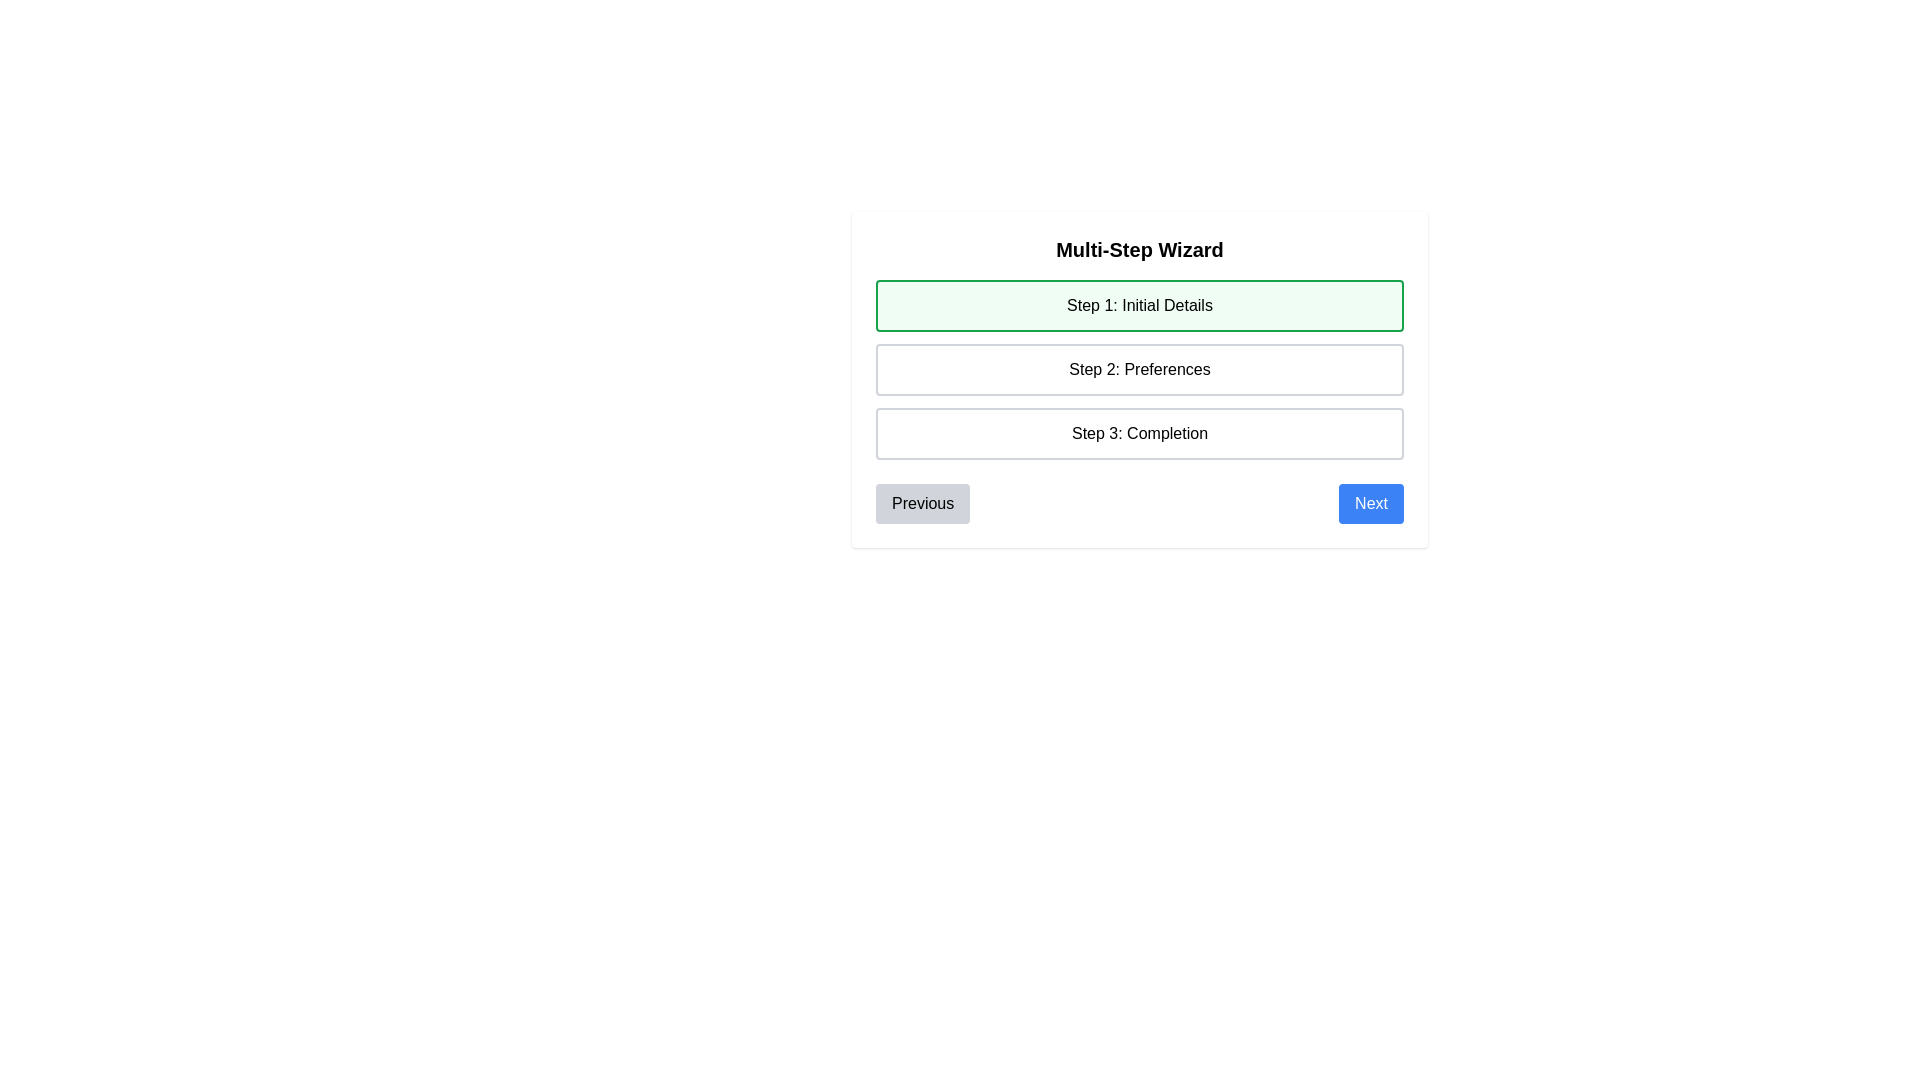 Image resolution: width=1920 pixels, height=1080 pixels. Describe the element at coordinates (1140, 249) in the screenshot. I see `the header text of the wizard interface, which indicates the purpose of the multi-step process` at that location.